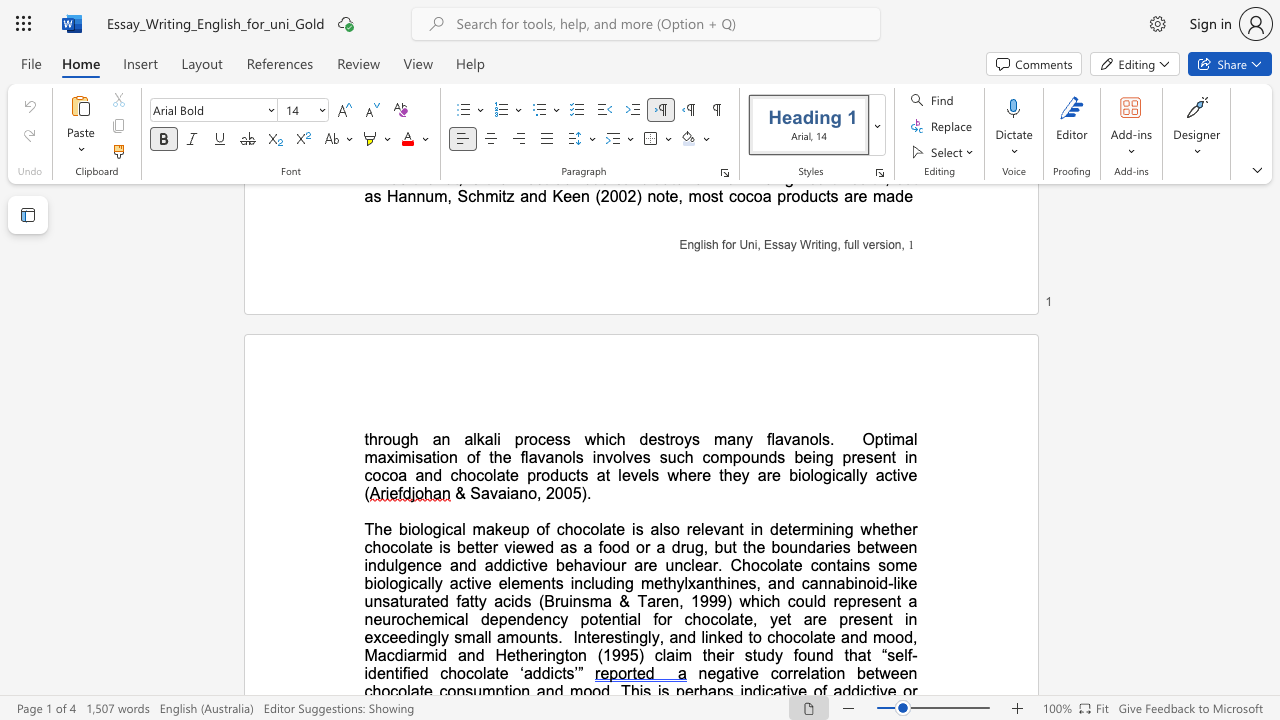 This screenshot has width=1280, height=720. Describe the element at coordinates (786, 528) in the screenshot. I see `the subset text "te" within the text "determining"` at that location.